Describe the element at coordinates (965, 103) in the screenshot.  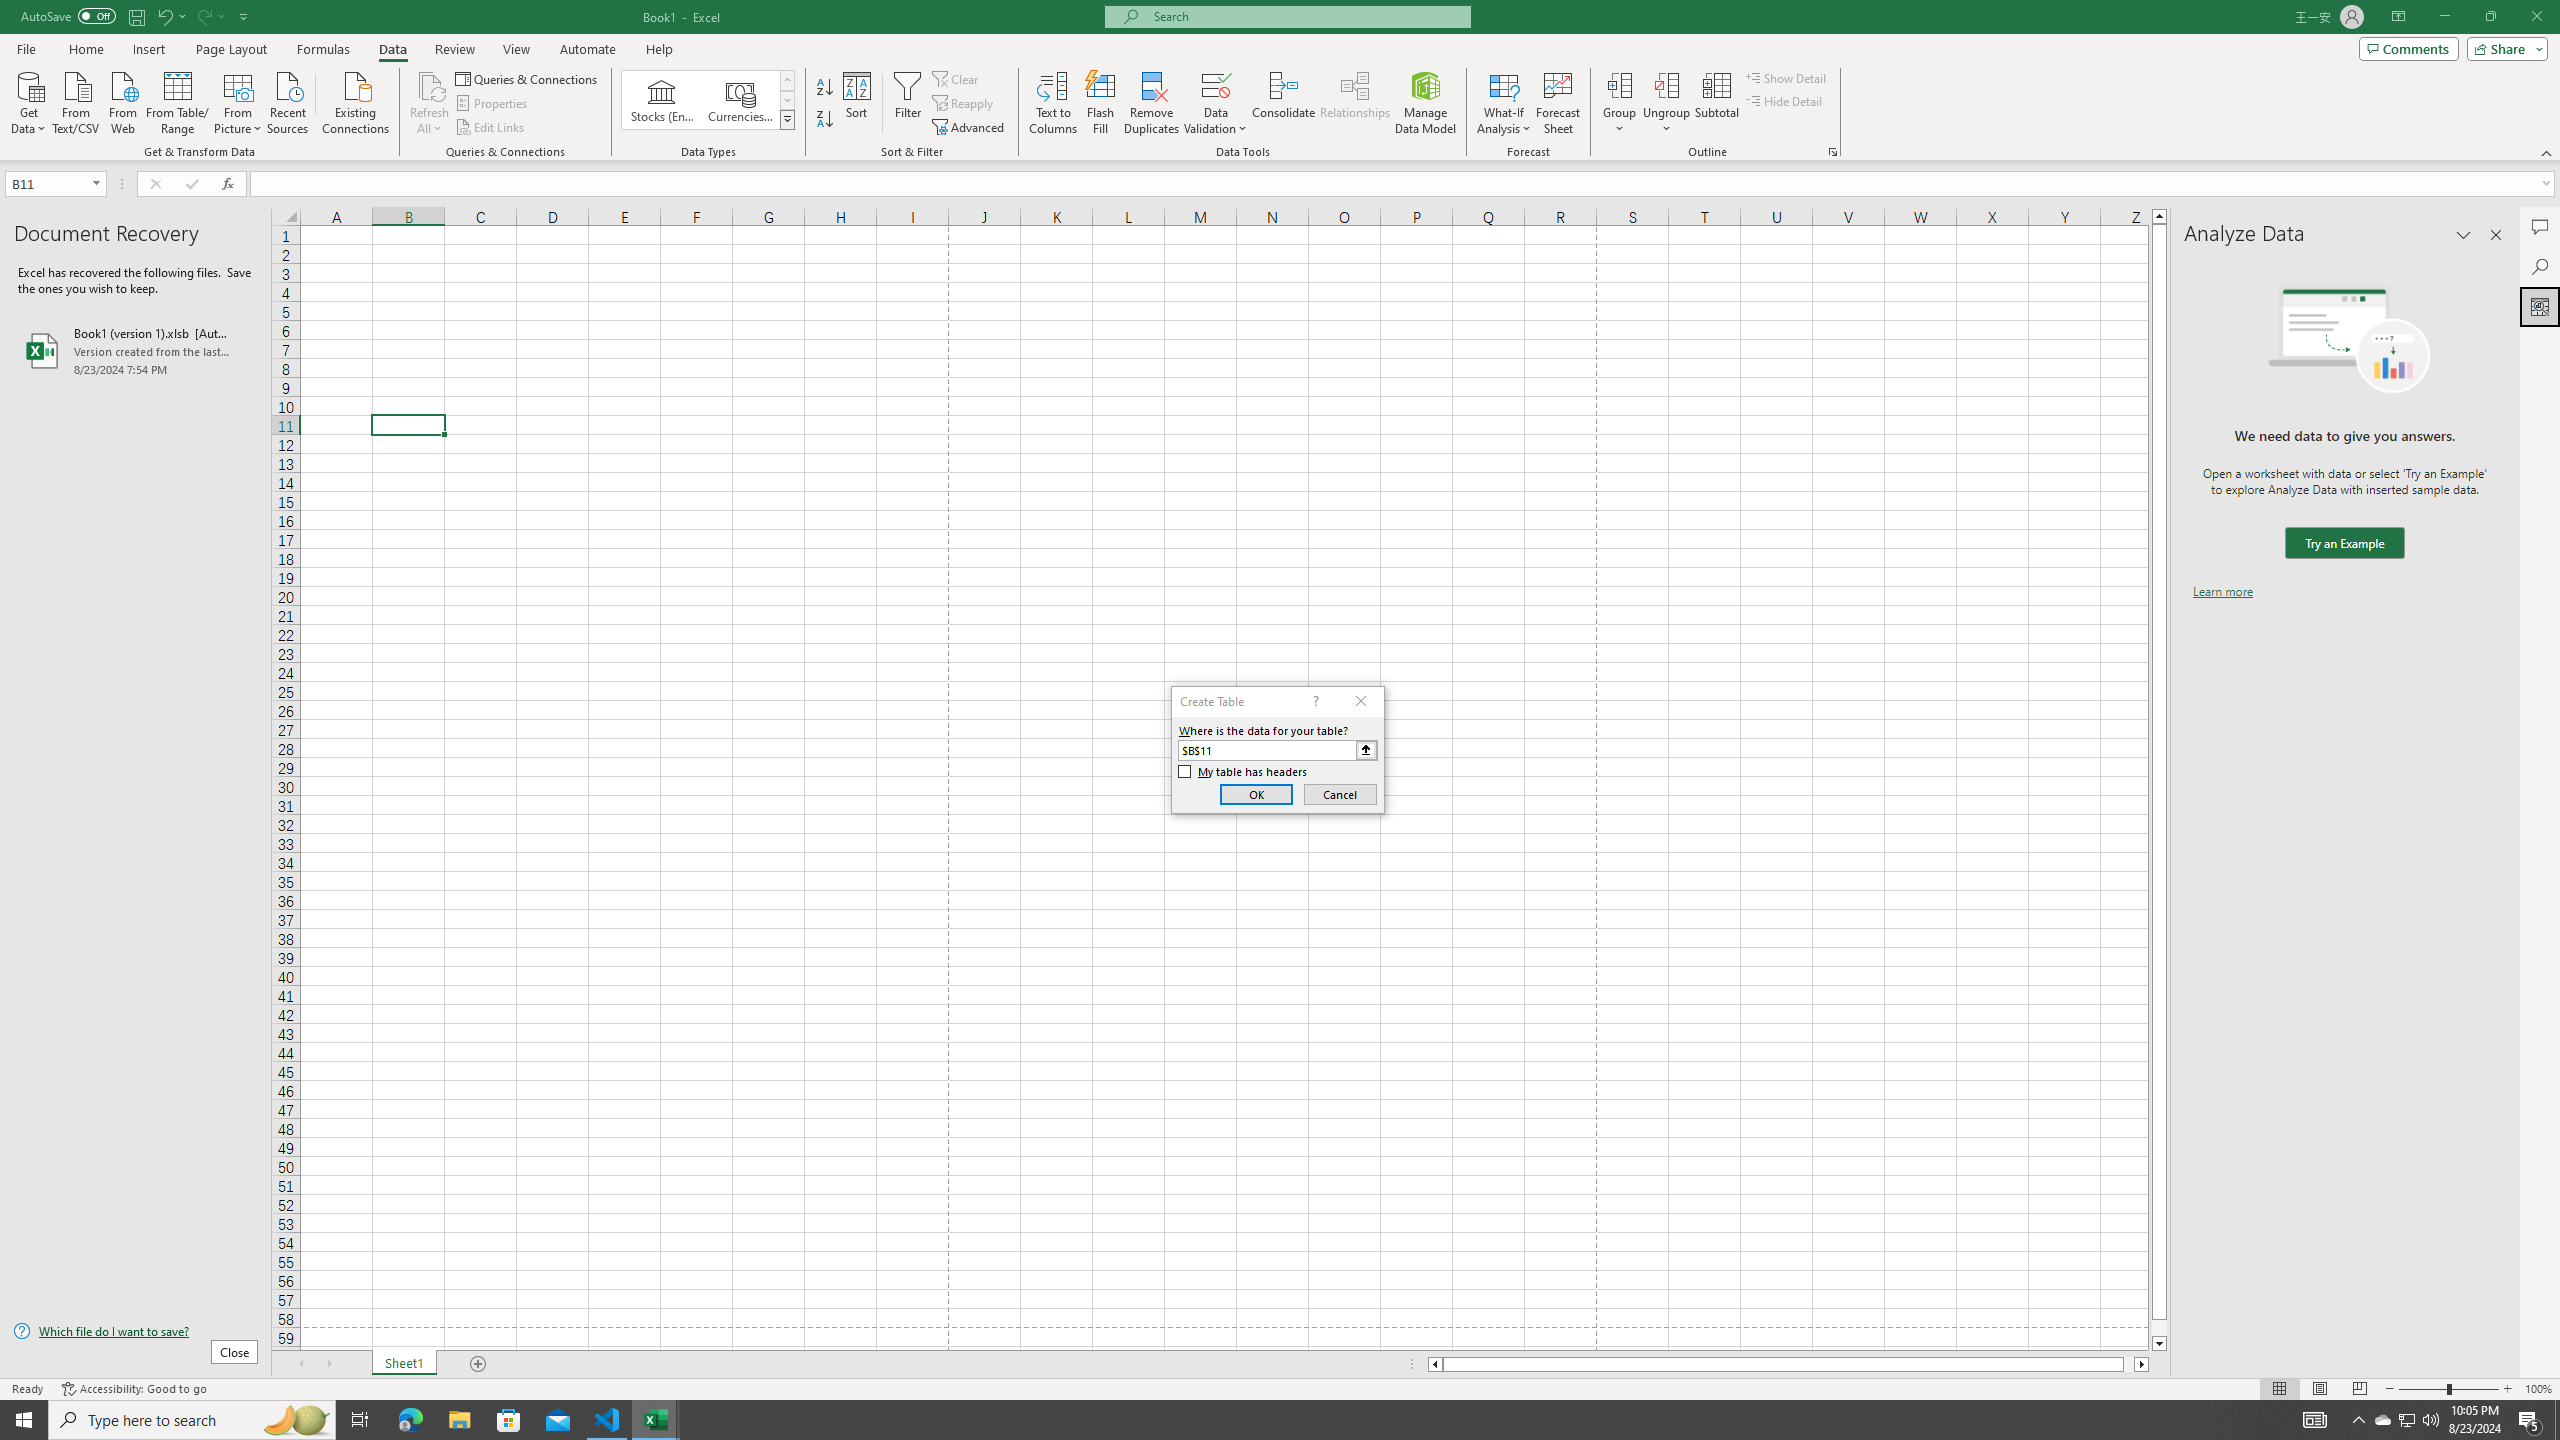
I see `'Reapply'` at that location.